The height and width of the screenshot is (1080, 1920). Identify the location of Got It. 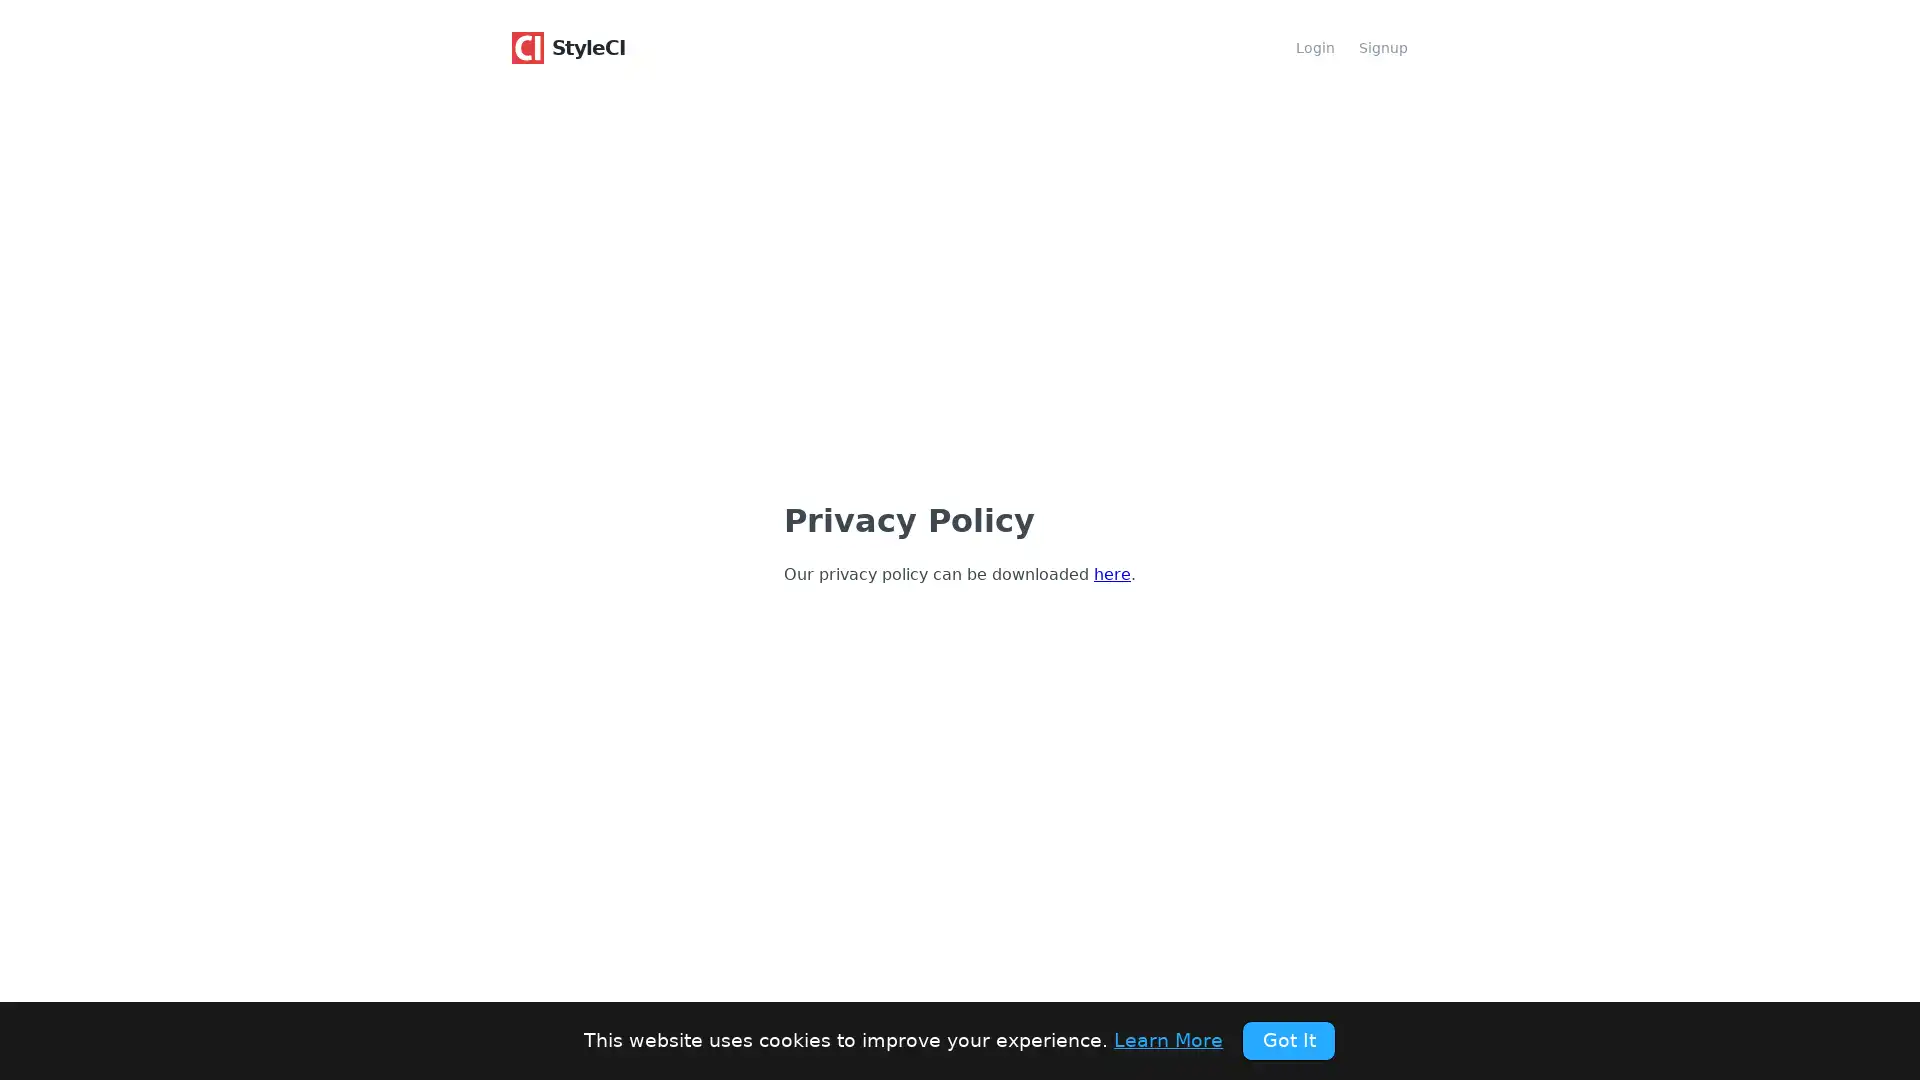
(1288, 1039).